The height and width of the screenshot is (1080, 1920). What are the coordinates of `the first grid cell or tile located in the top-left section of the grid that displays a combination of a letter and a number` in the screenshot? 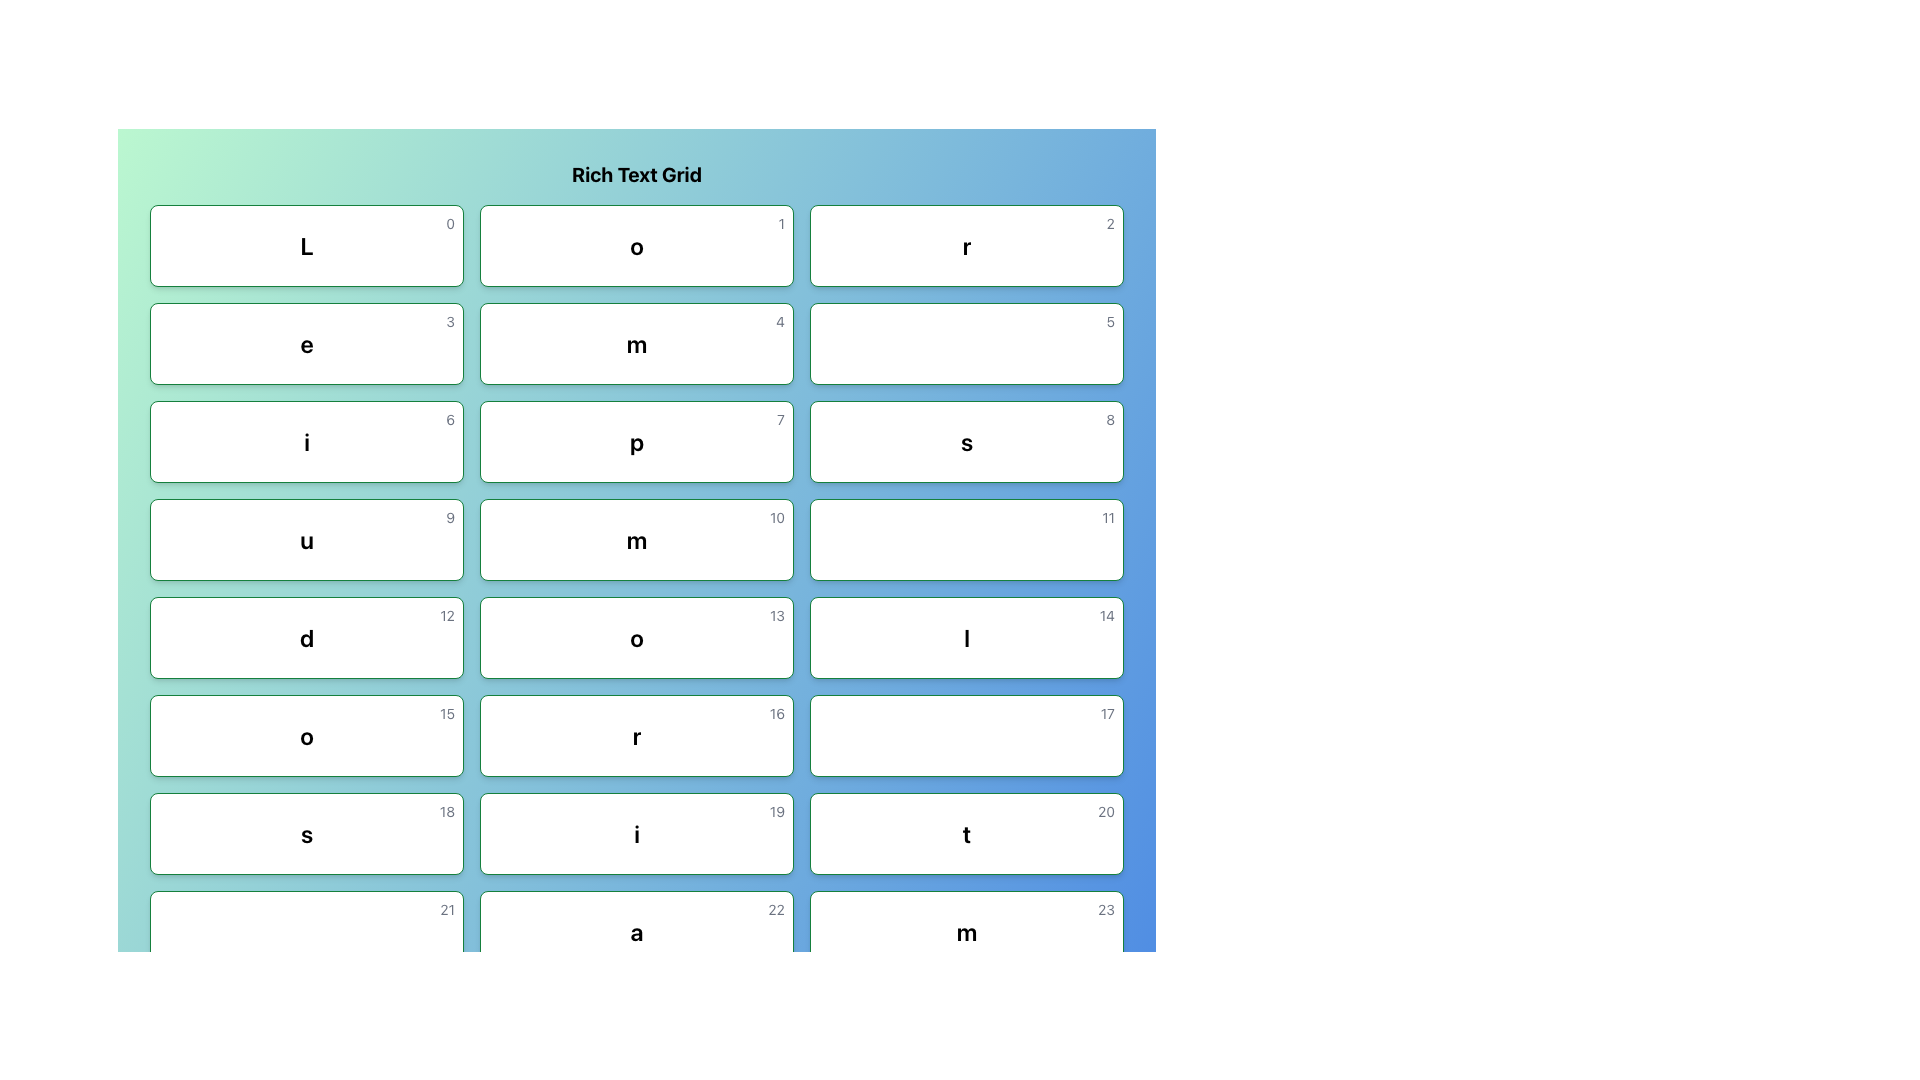 It's located at (306, 245).